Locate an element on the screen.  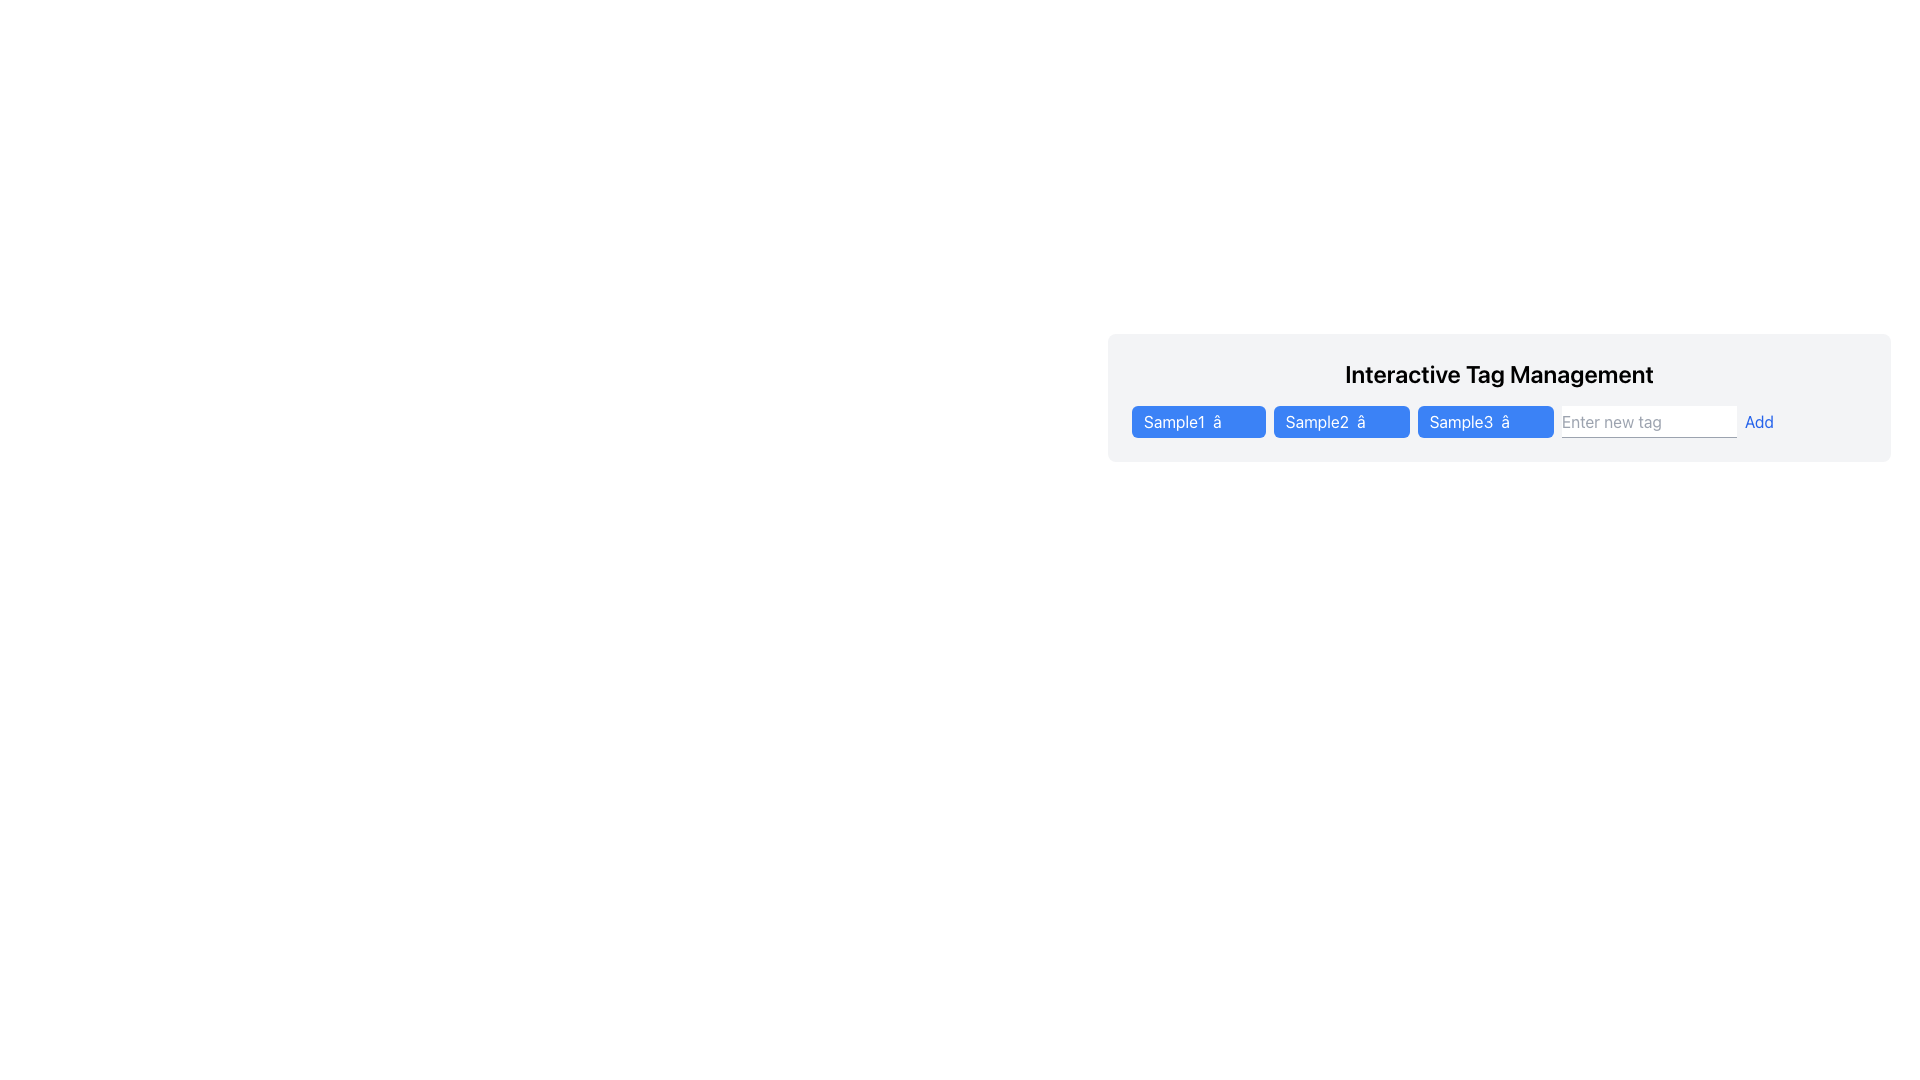
the 'Sample2' text label, which is positioned between 'Sample1' and 'Sample3' tags in a horizontal group is located at coordinates (1317, 420).